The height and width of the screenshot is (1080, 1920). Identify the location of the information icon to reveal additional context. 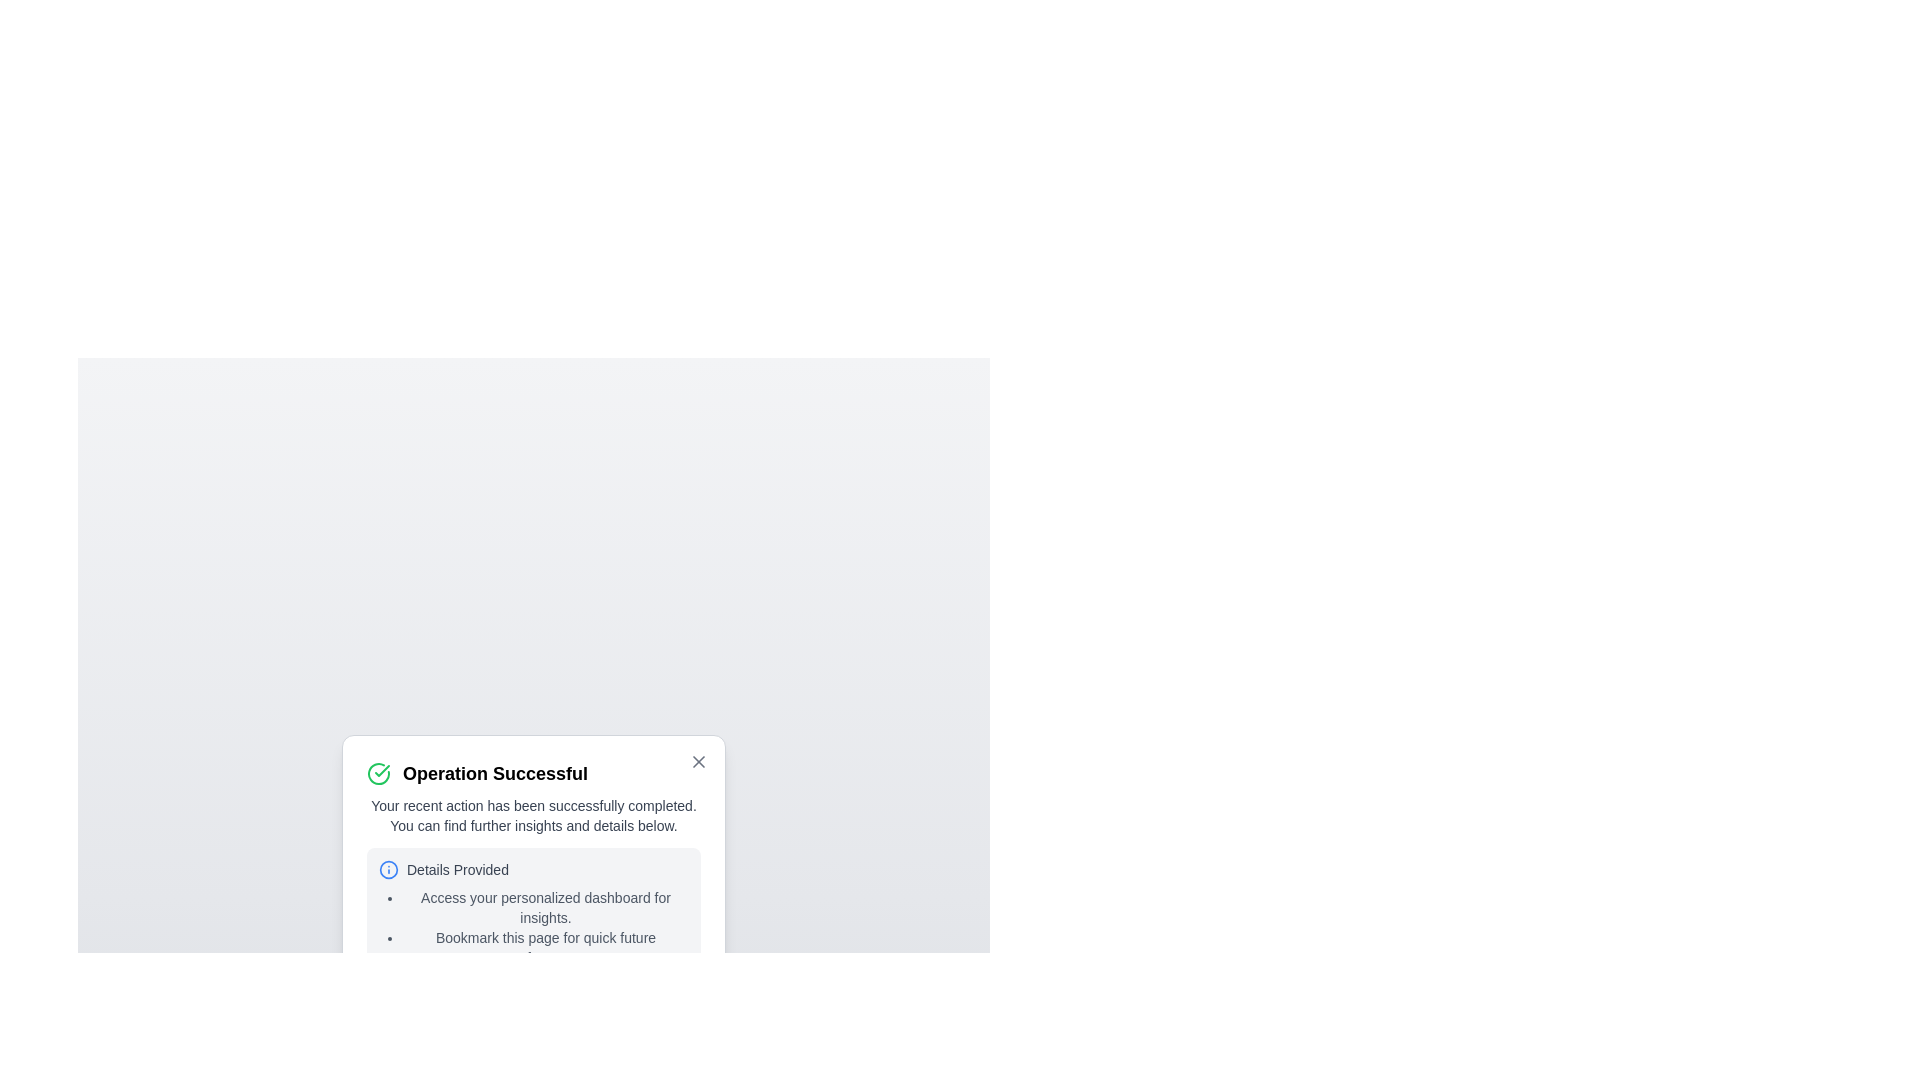
(388, 869).